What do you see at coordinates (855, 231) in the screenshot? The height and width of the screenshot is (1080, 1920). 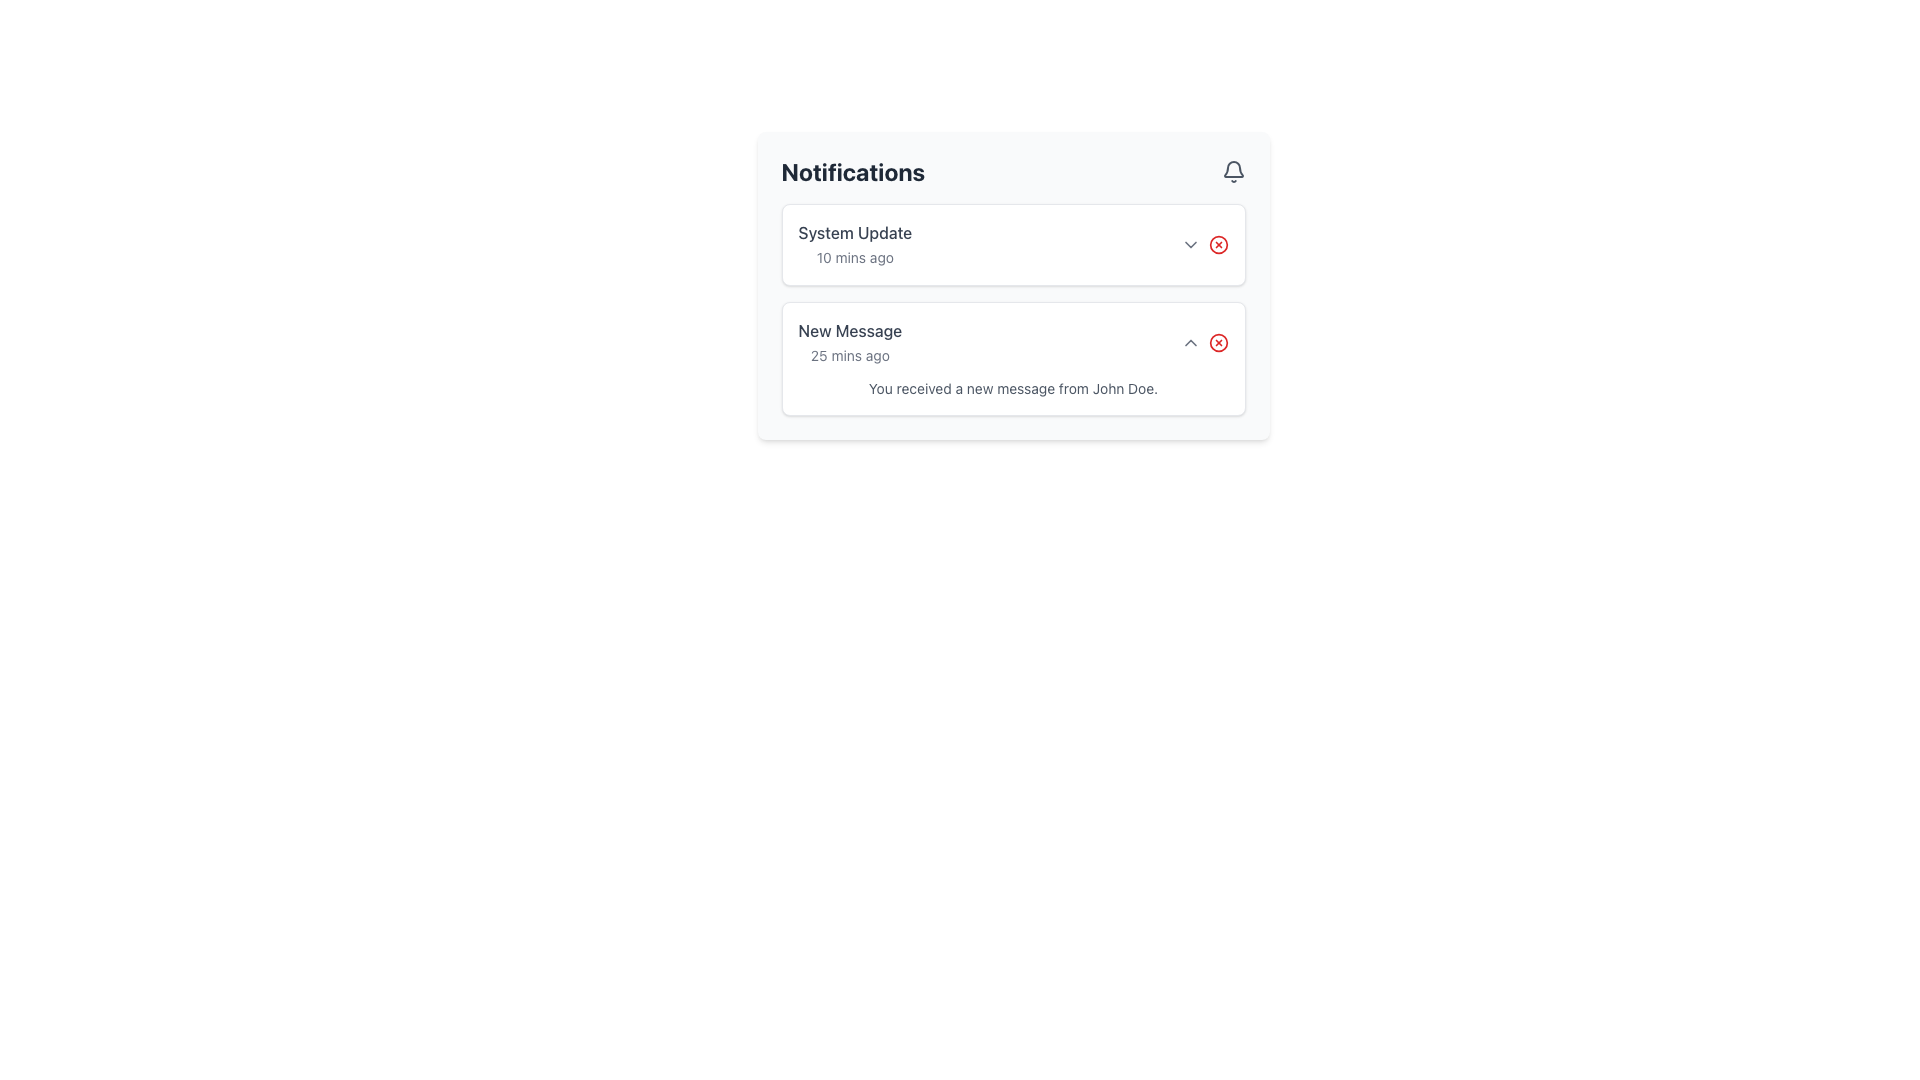 I see `the Text Label that serves as the notification title, which is positioned at the top of the notification card, above the timestamp '10 mins ago'` at bounding box center [855, 231].